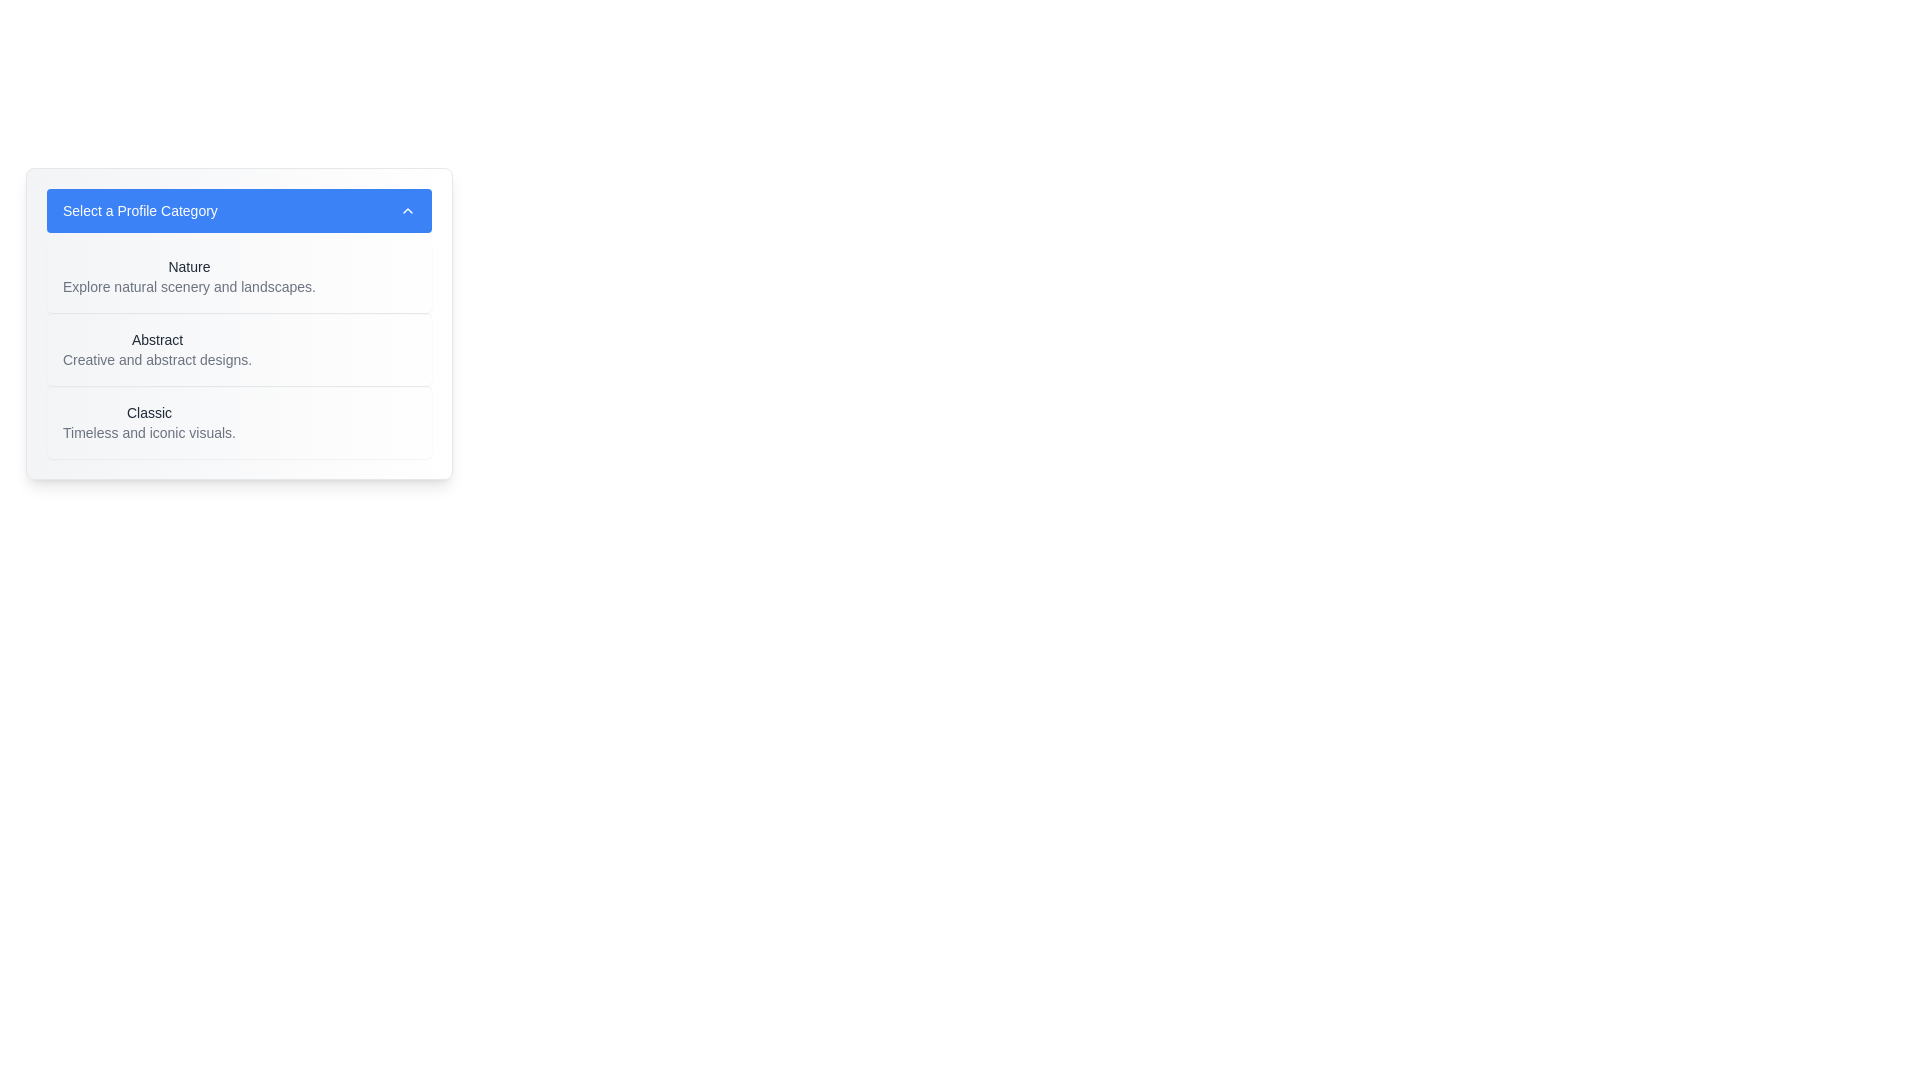  I want to click on the upward-facing chevron arrow icon located at the top-right corner of the 'Select a Profile Category' button, so click(407, 211).